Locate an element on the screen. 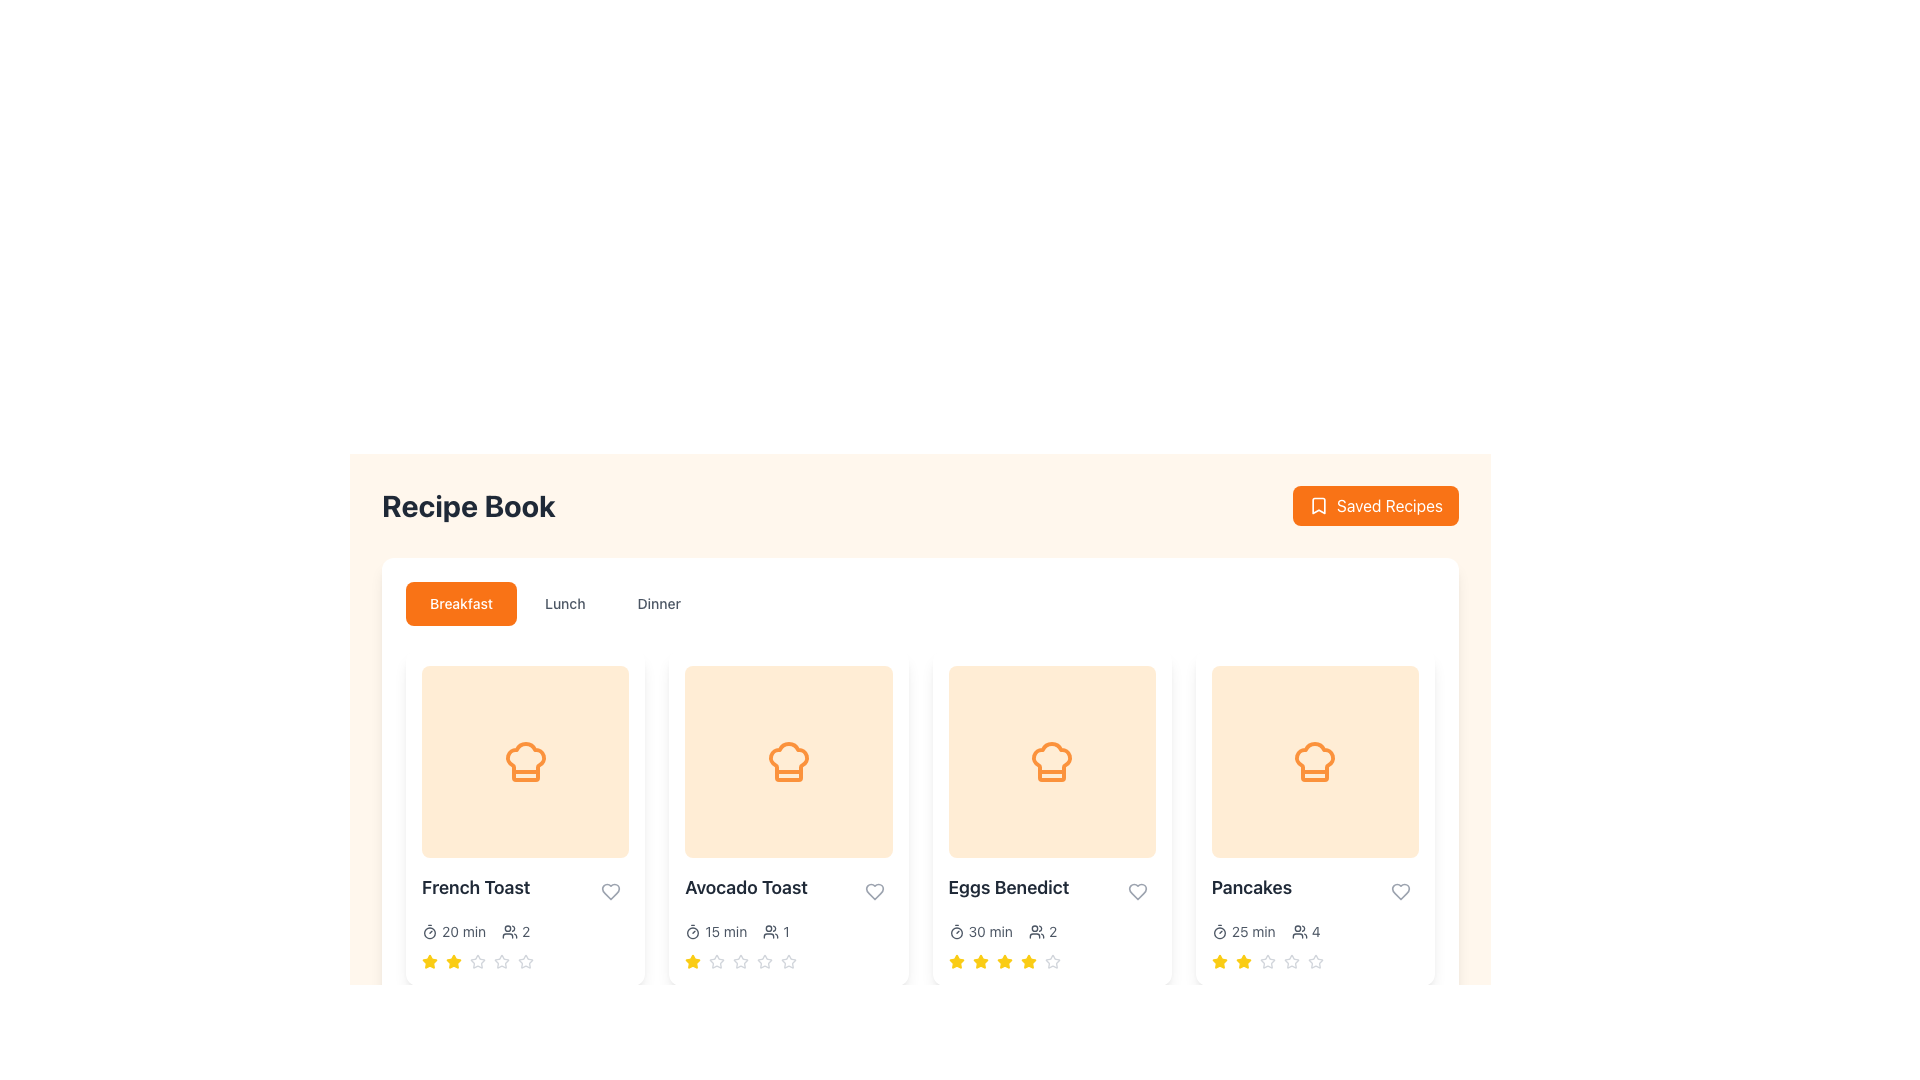  the second star in the rating system located under the 'Eggs Benedict' menu item is located at coordinates (955, 960).